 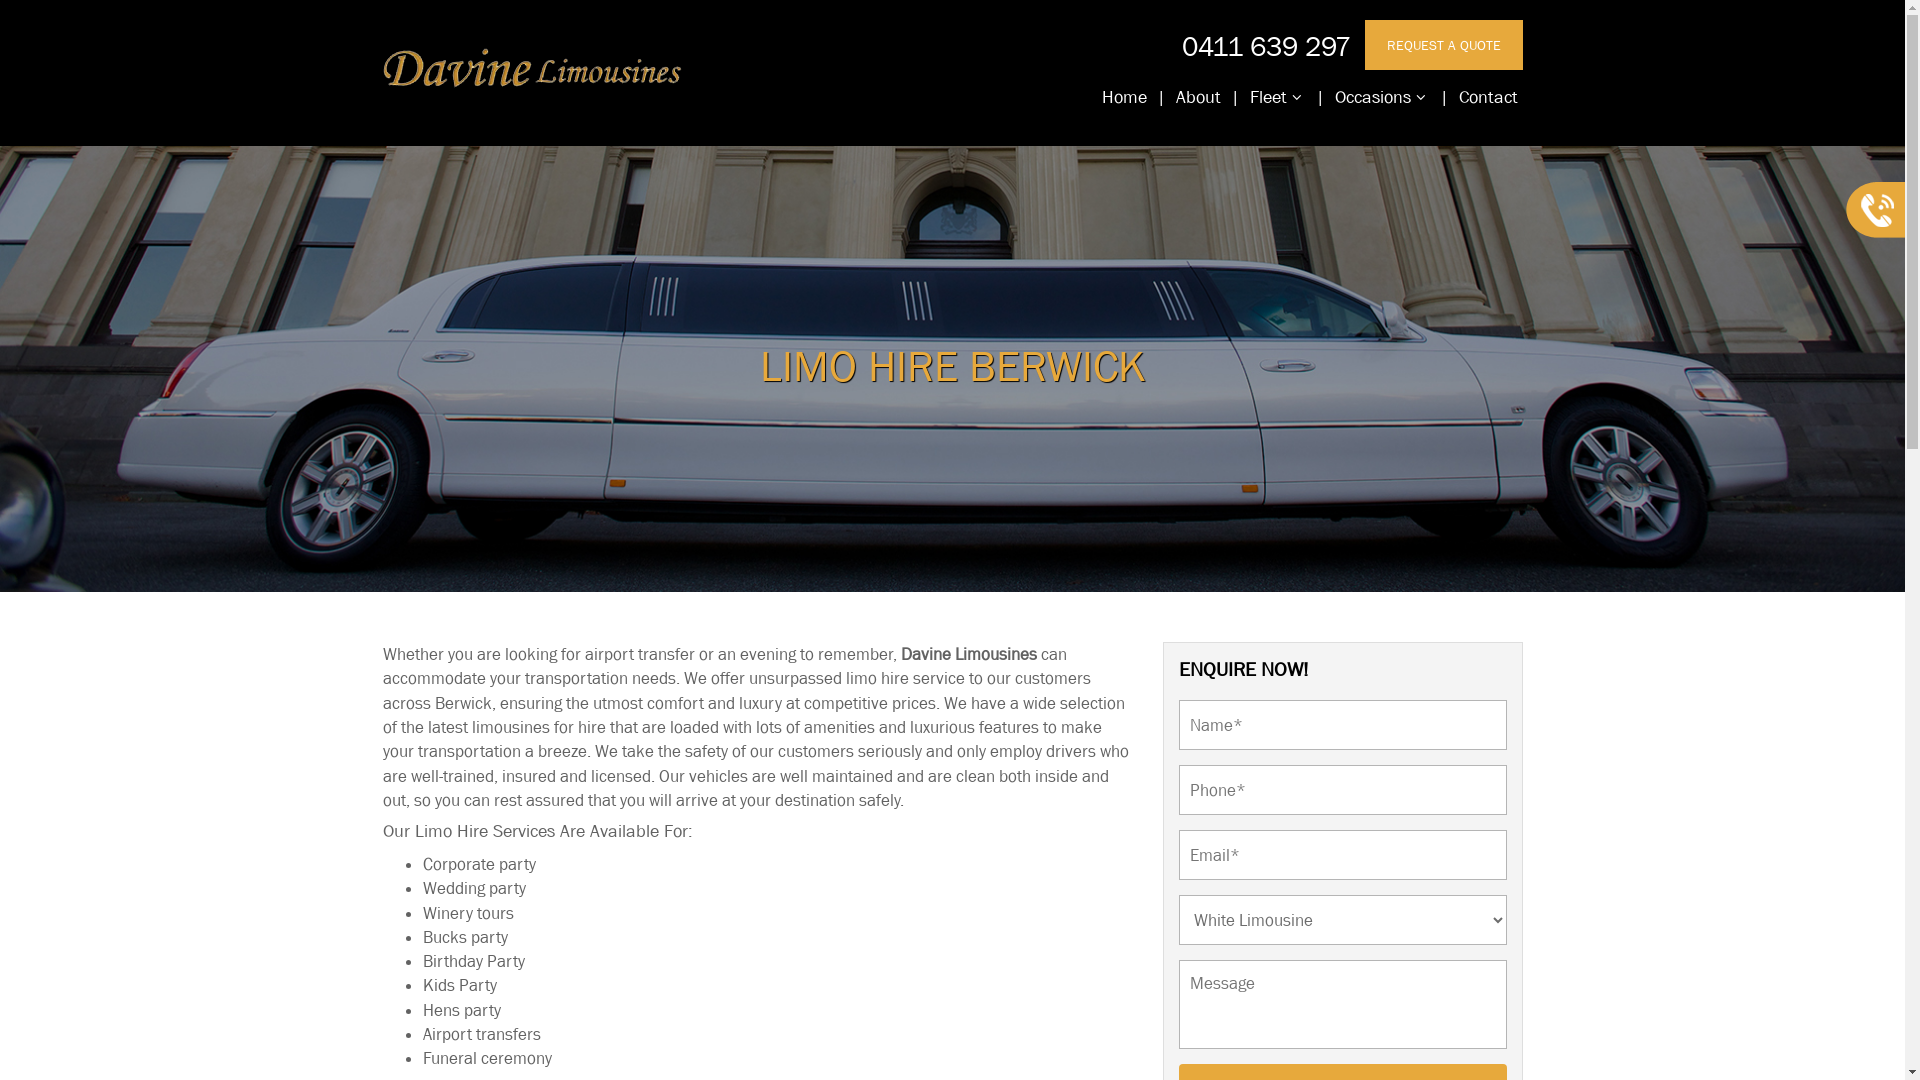 What do you see at coordinates (1123, 97) in the screenshot?
I see `'Home'` at bounding box center [1123, 97].